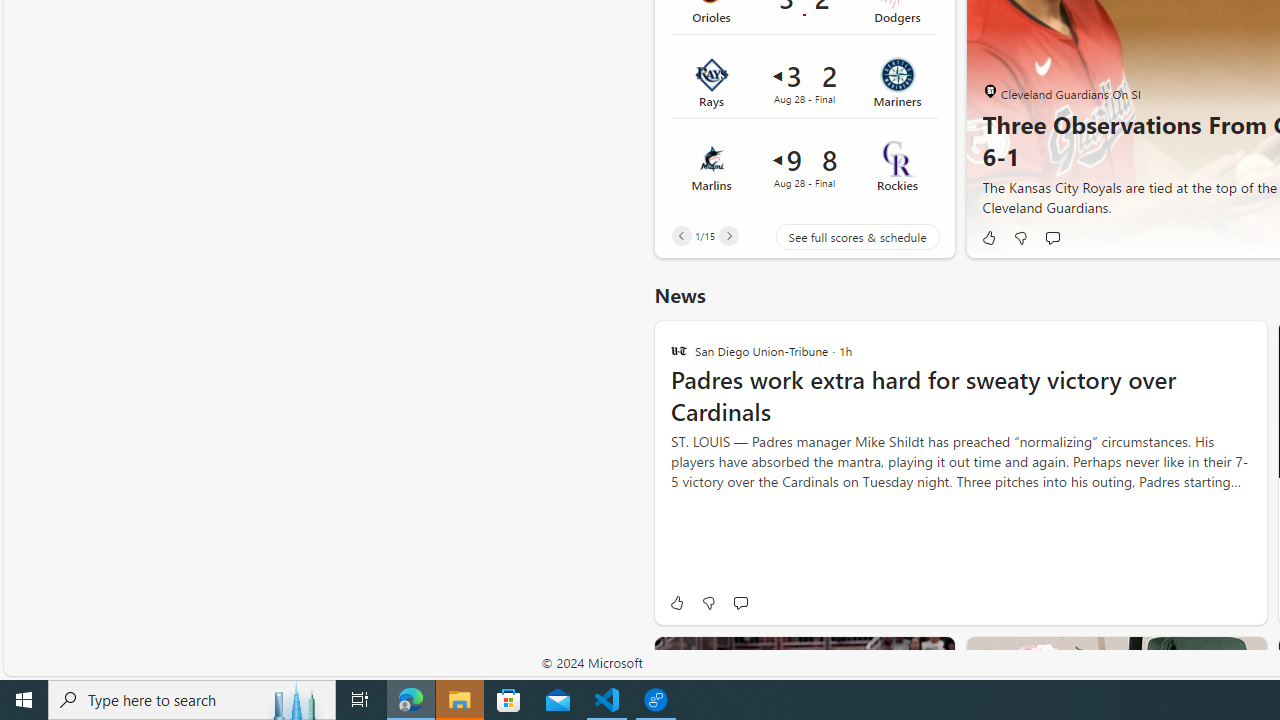 The image size is (1280, 720). What do you see at coordinates (727, 235) in the screenshot?
I see `'Next'` at bounding box center [727, 235].